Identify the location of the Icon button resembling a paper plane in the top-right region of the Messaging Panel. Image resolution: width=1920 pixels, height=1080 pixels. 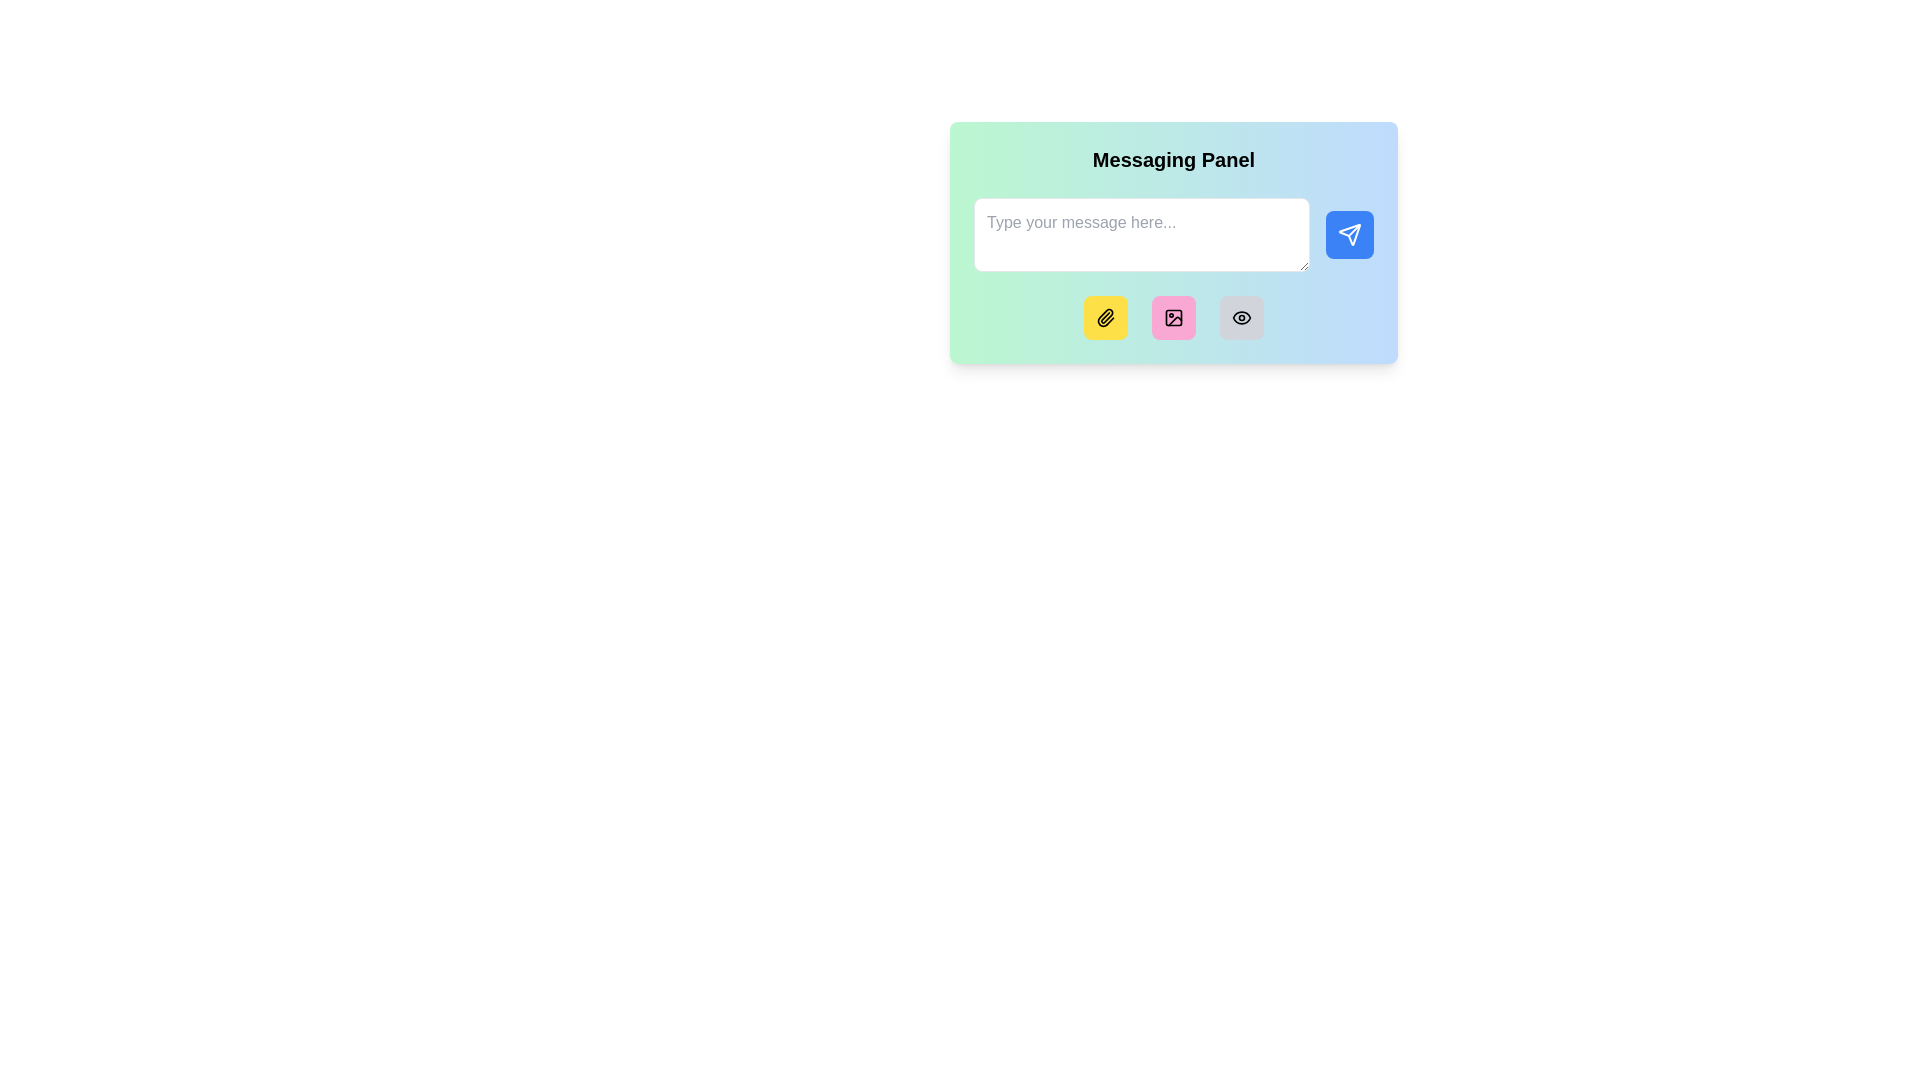
(1349, 234).